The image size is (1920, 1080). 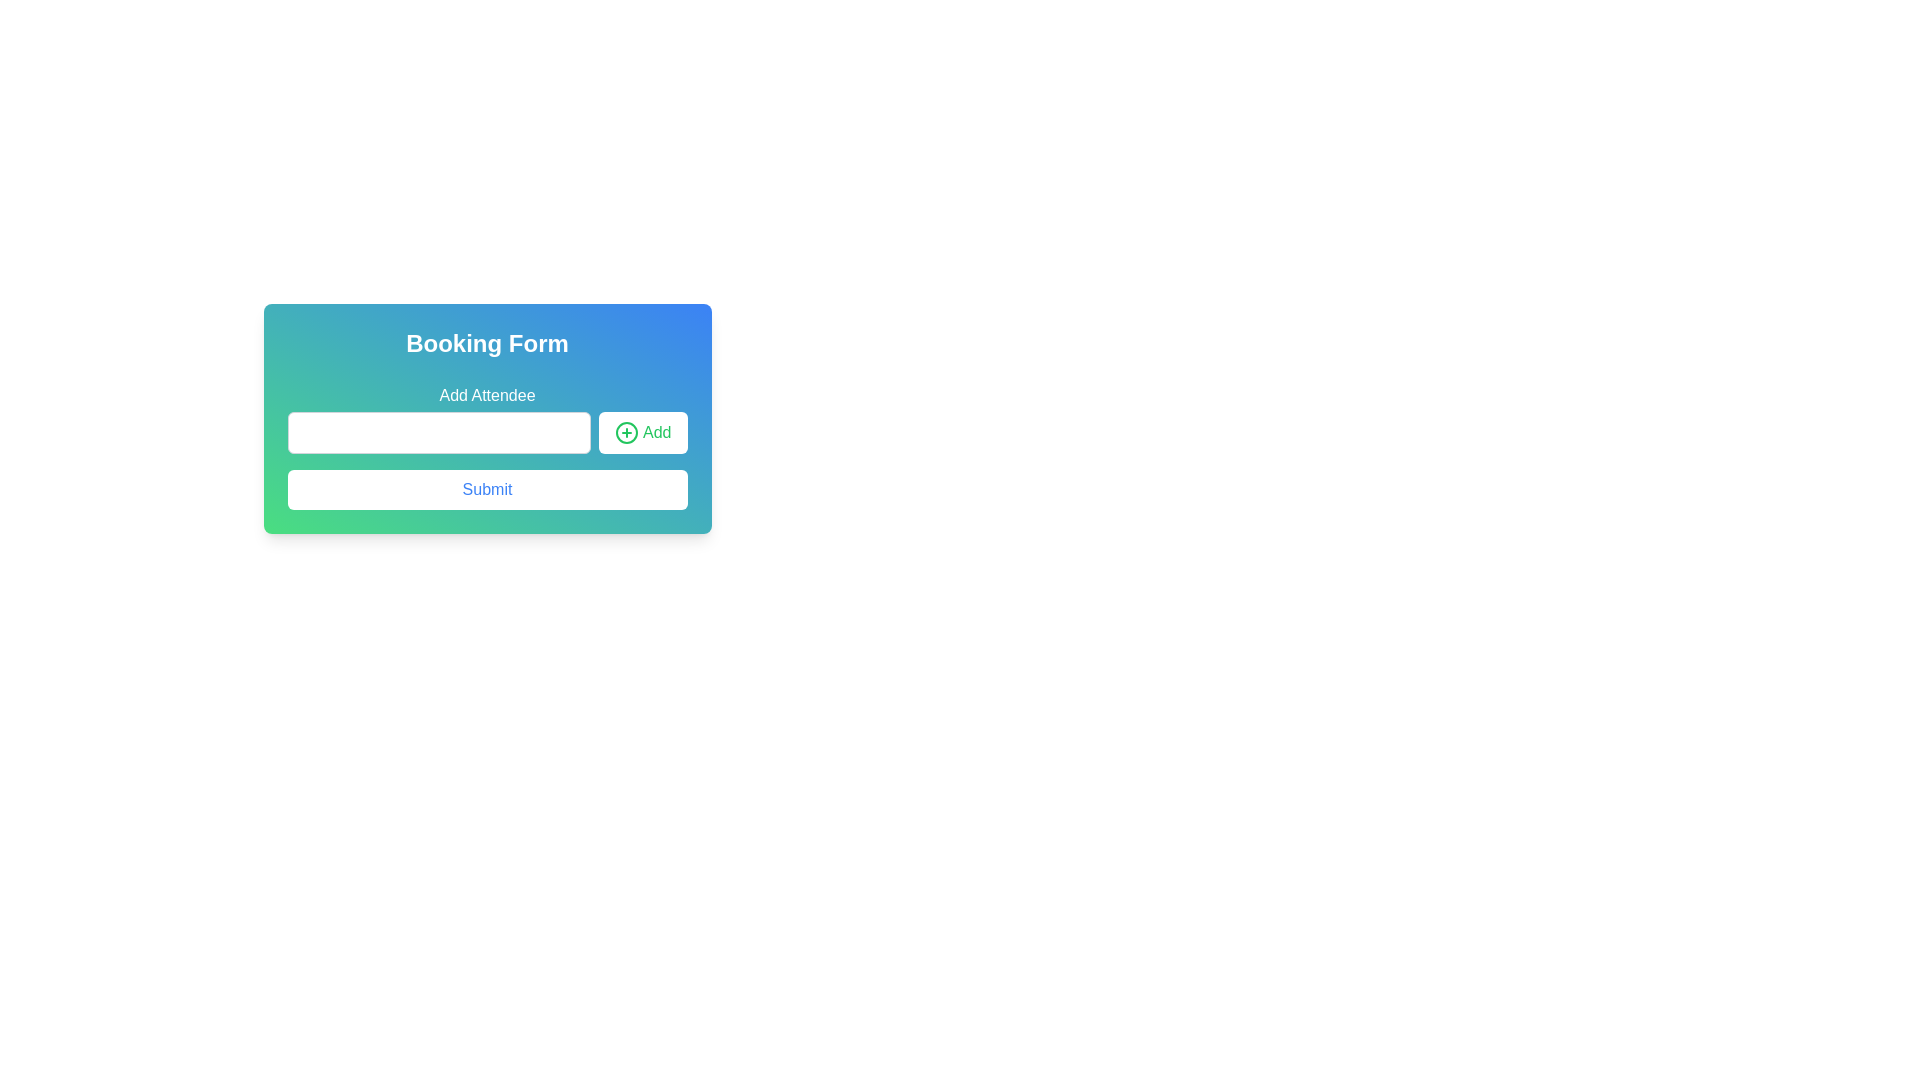 I want to click on the text input field located to the left of the green 'Add' button in the middle section of the form, so click(x=438, y=431).